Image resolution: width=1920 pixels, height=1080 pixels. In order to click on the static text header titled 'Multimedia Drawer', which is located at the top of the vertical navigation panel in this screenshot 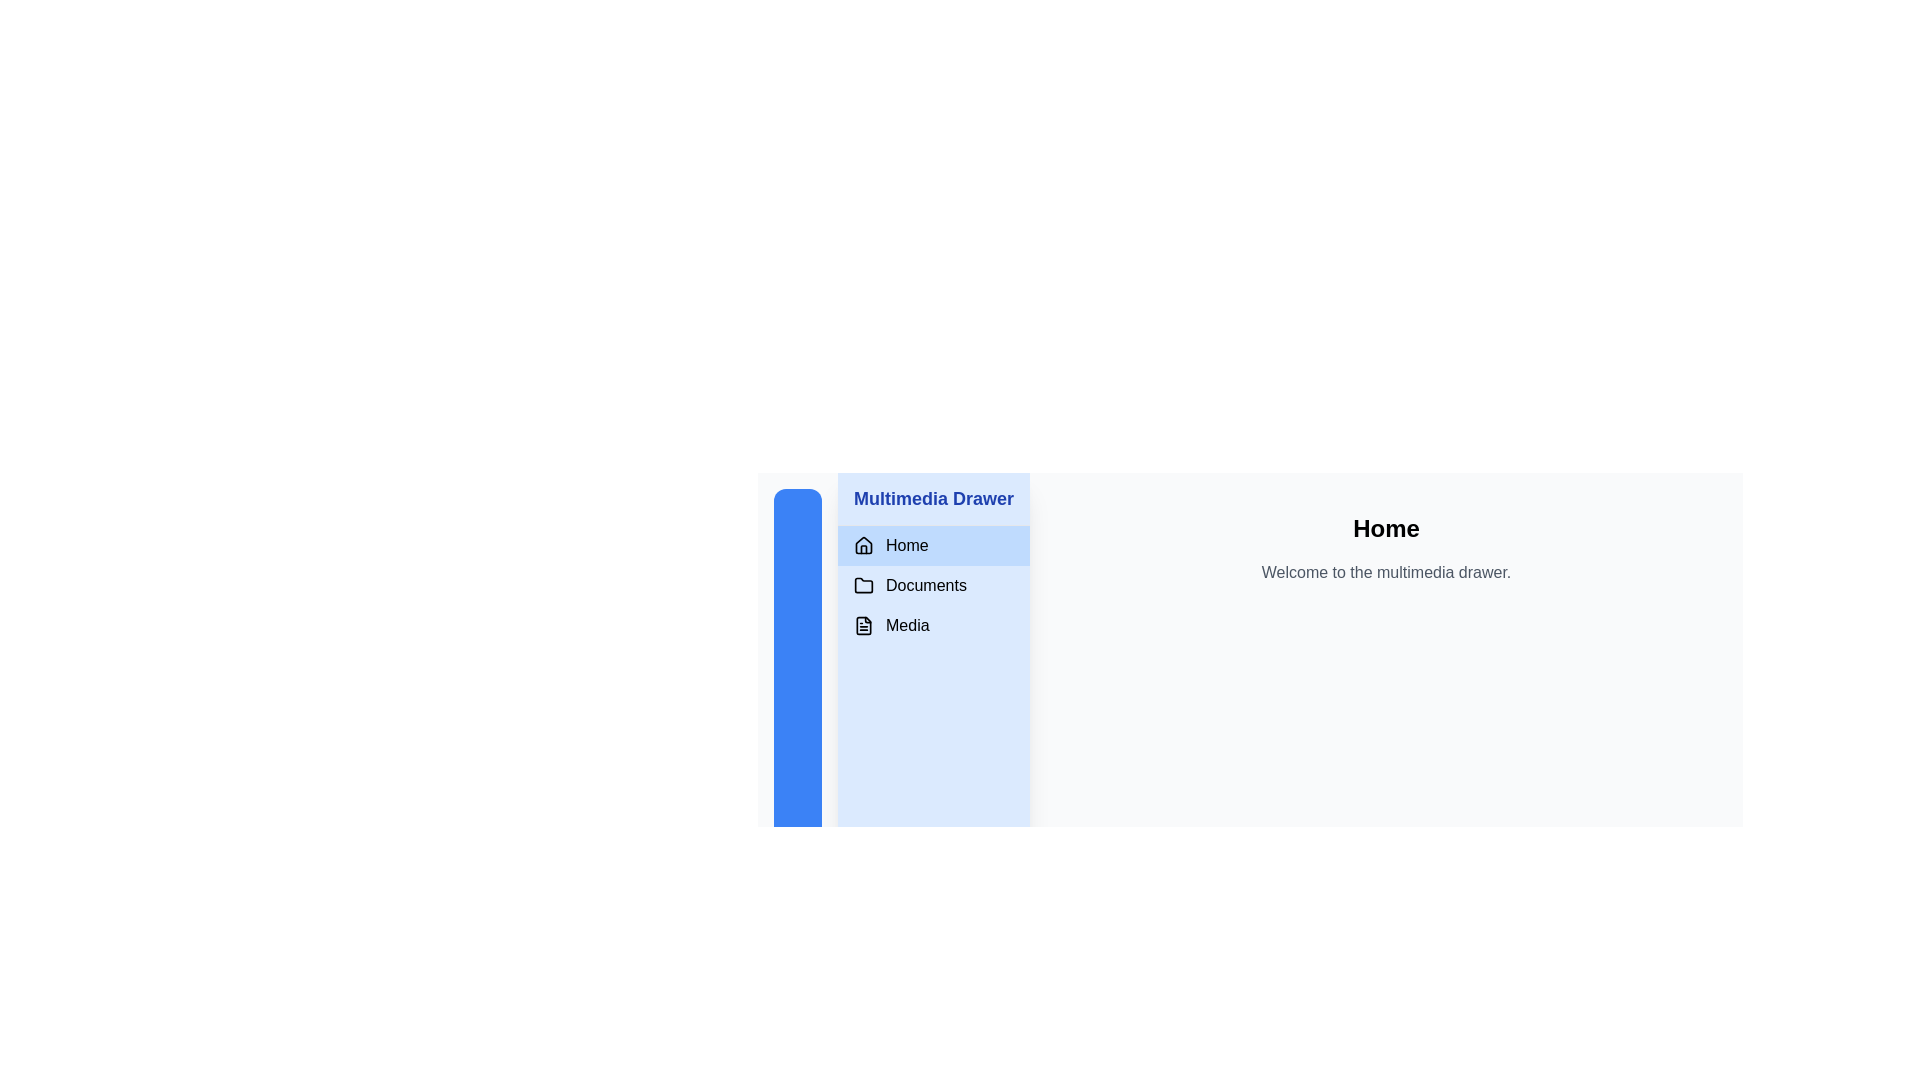, I will do `click(933, 498)`.